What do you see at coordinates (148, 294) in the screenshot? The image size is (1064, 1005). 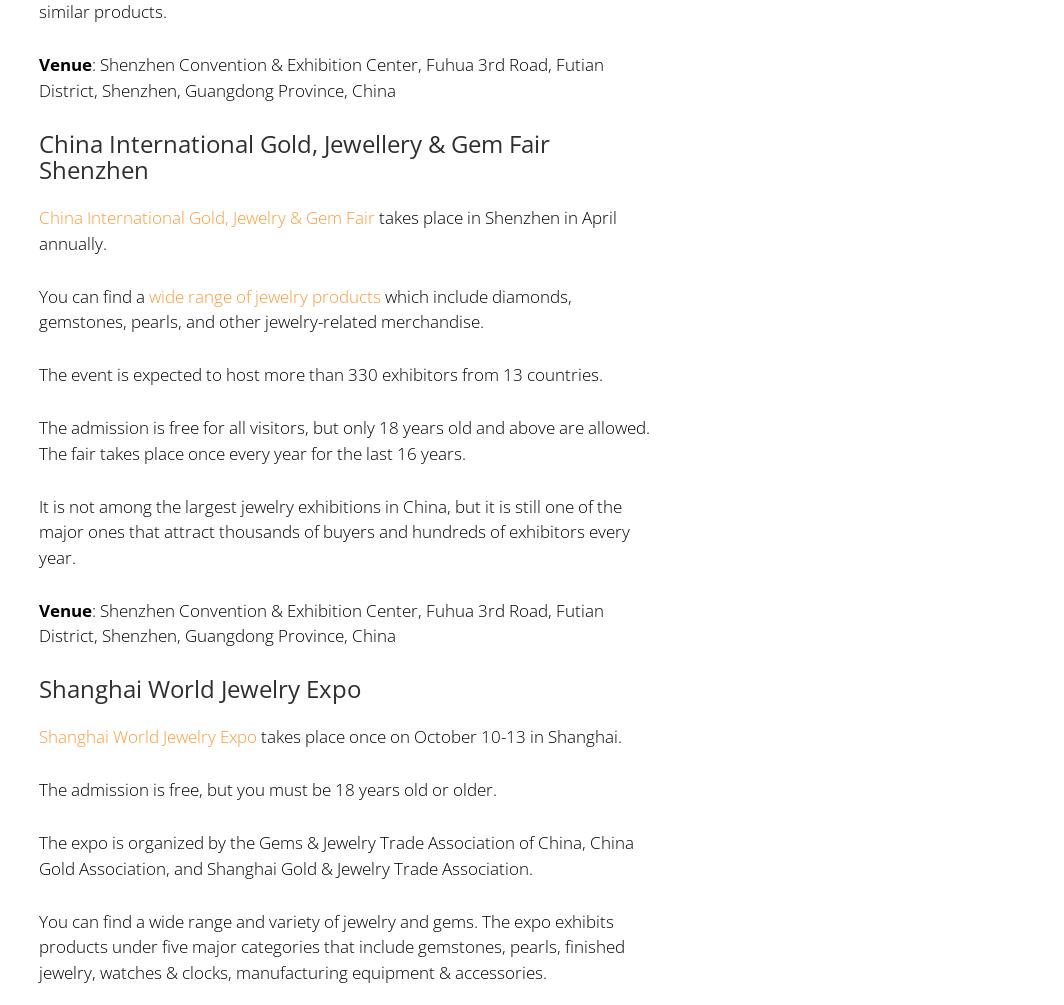 I see `'wide range of jewelry products'` at bounding box center [148, 294].